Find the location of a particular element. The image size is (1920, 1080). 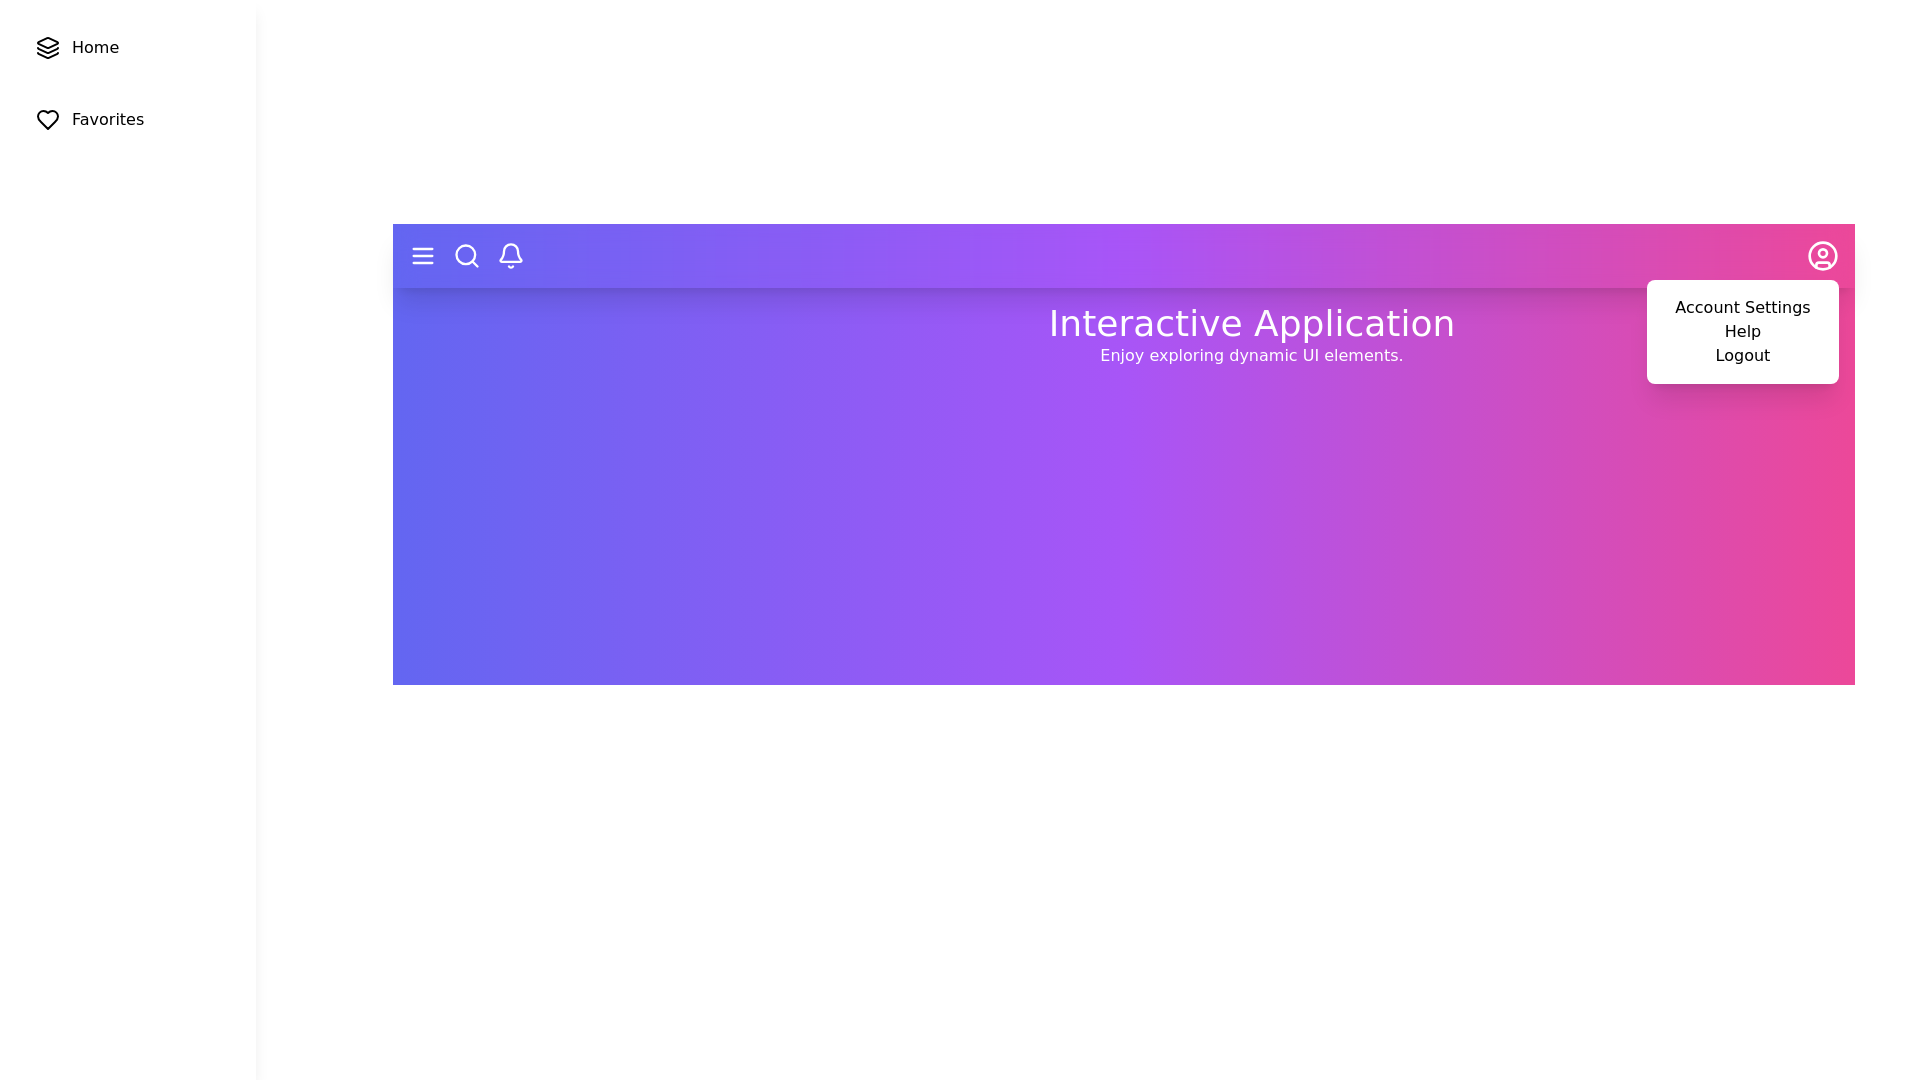

the search icon is located at coordinates (465, 254).